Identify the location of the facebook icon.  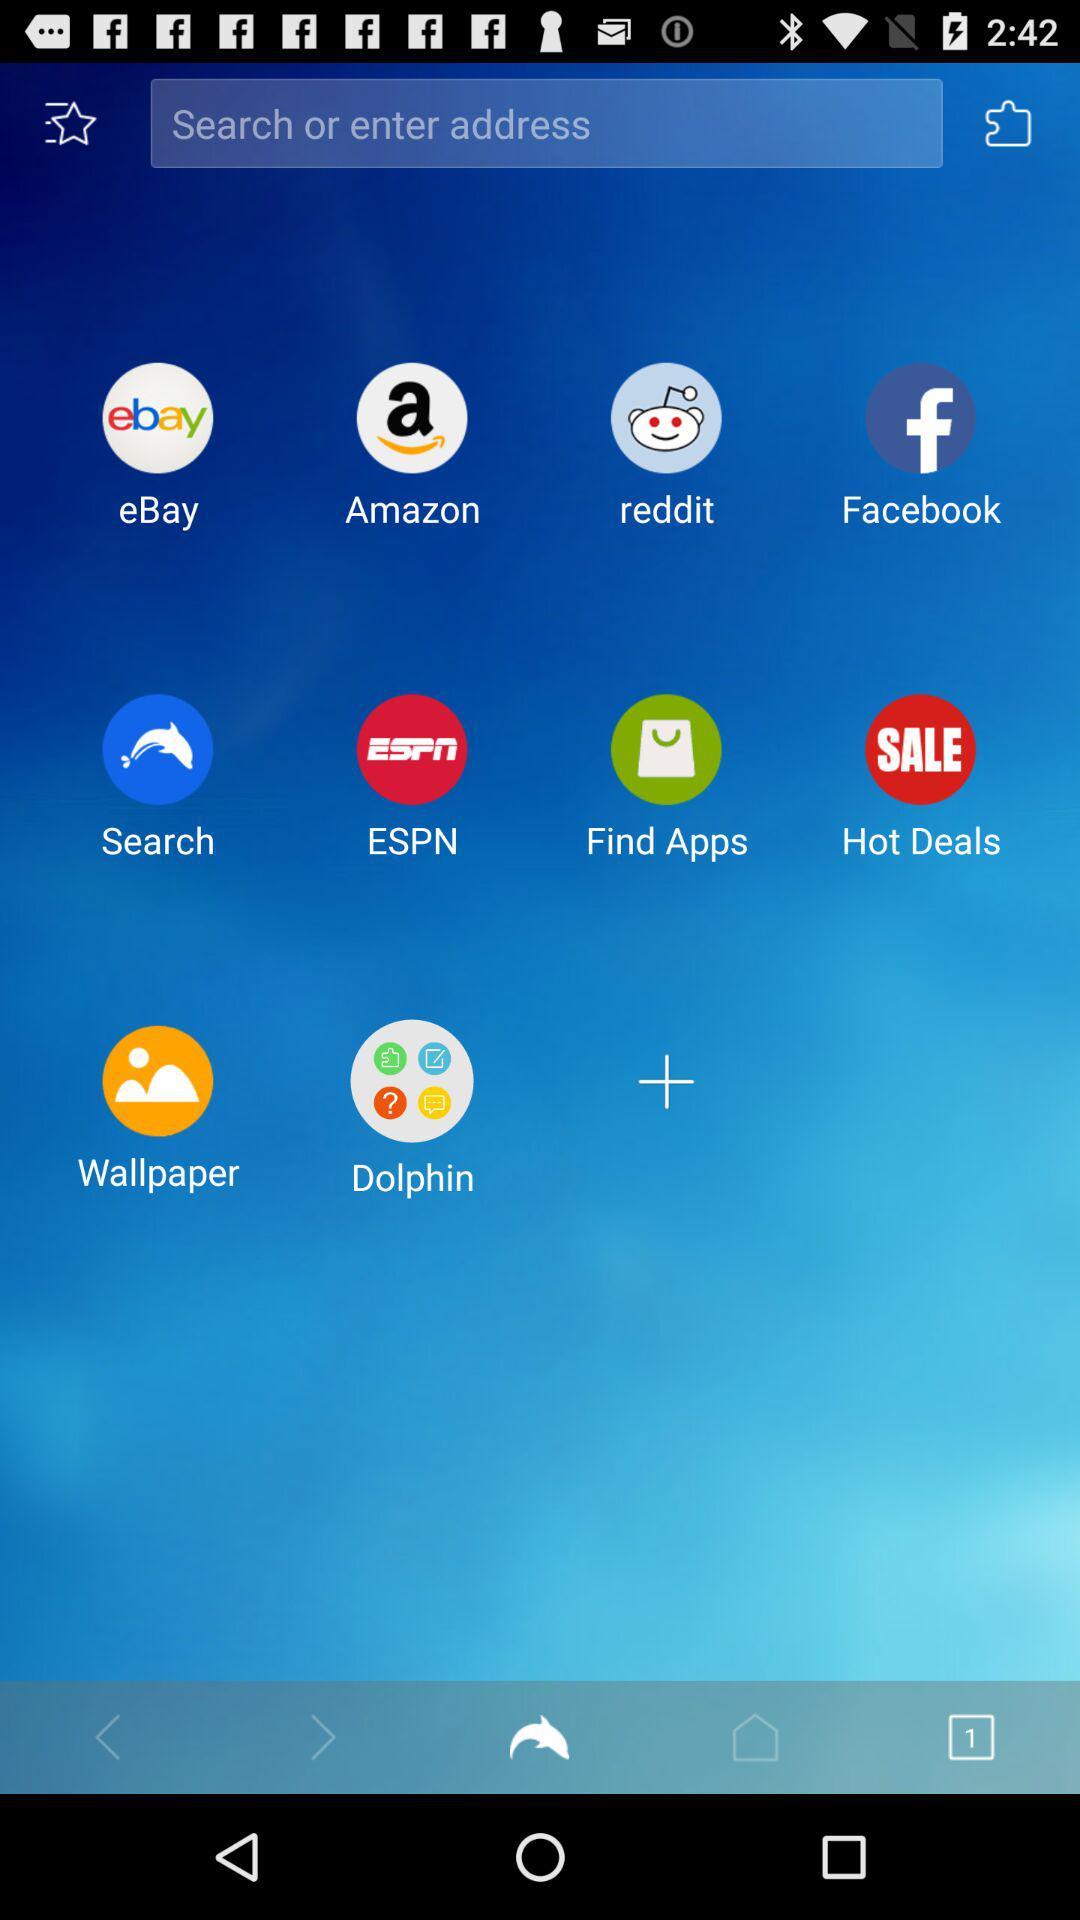
(921, 494).